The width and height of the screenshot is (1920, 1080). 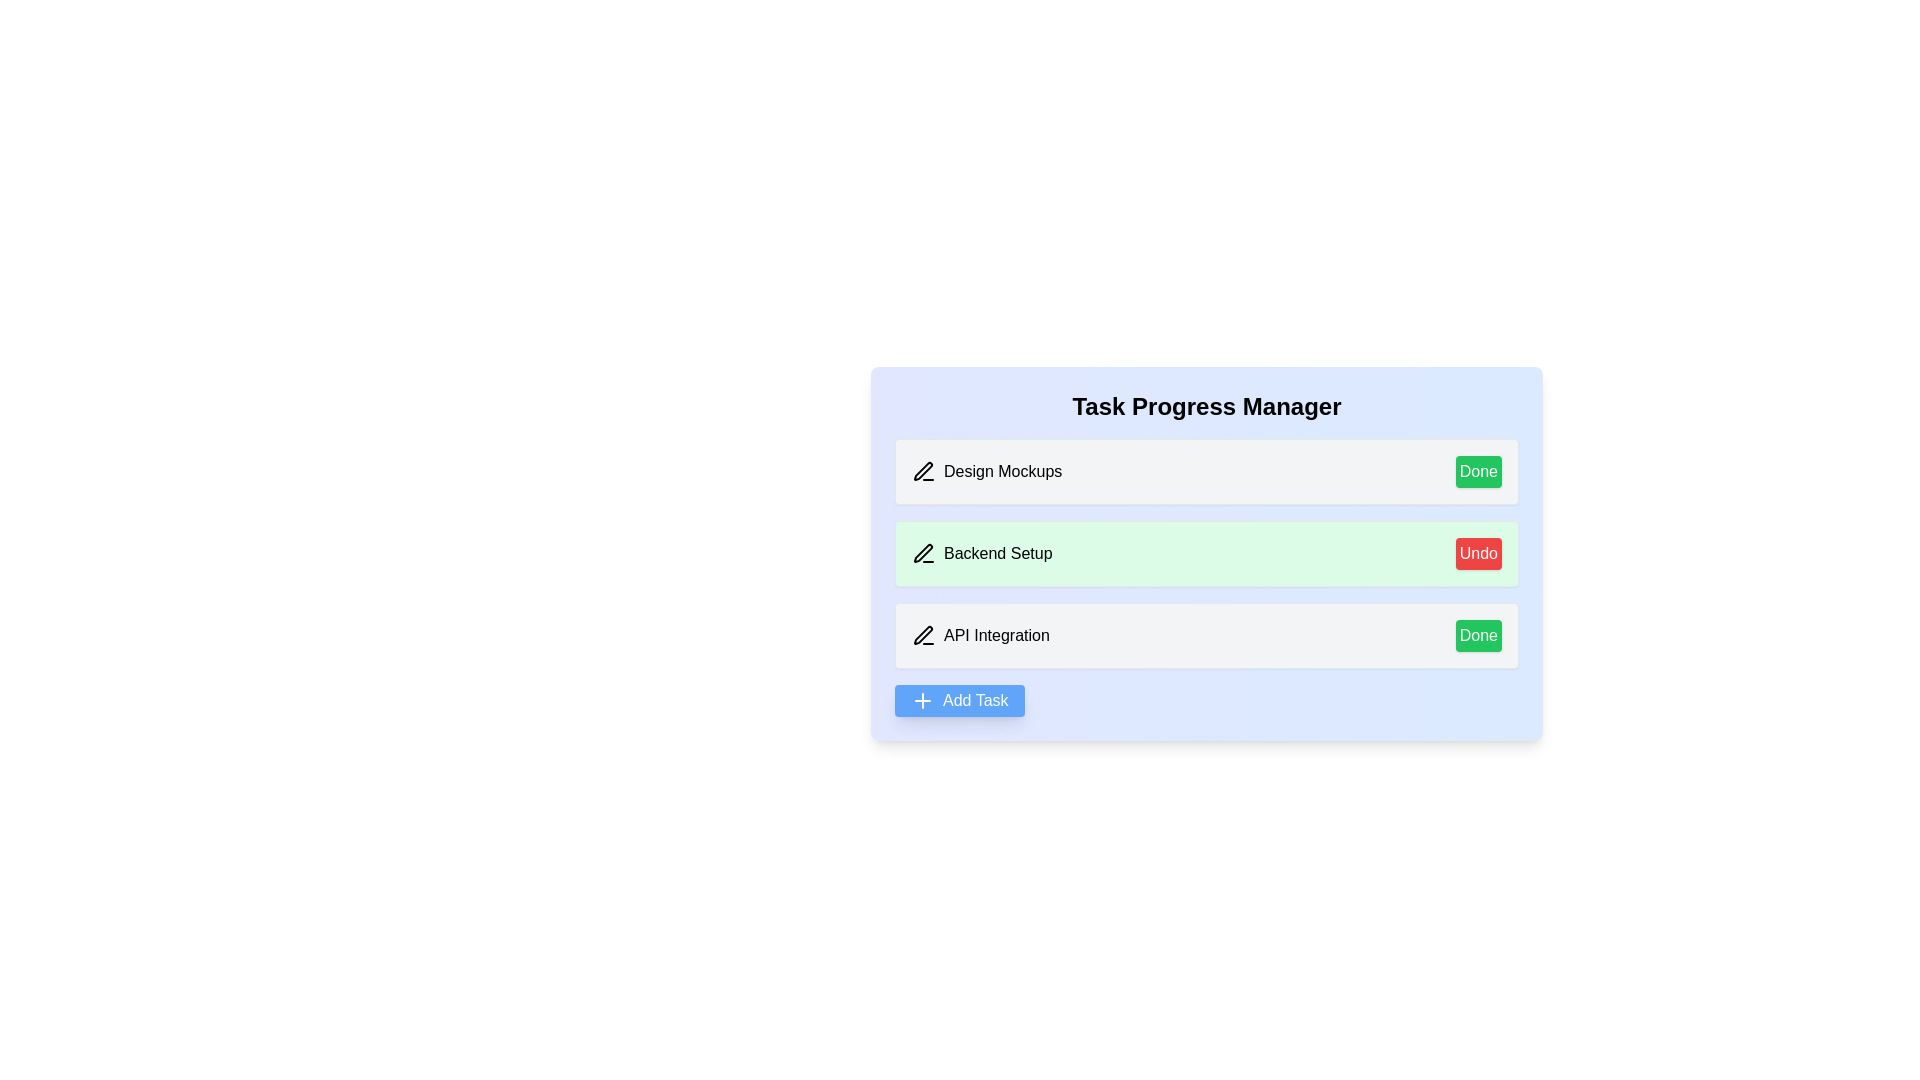 I want to click on the 'Add Task' button to add a new task, so click(x=958, y=700).